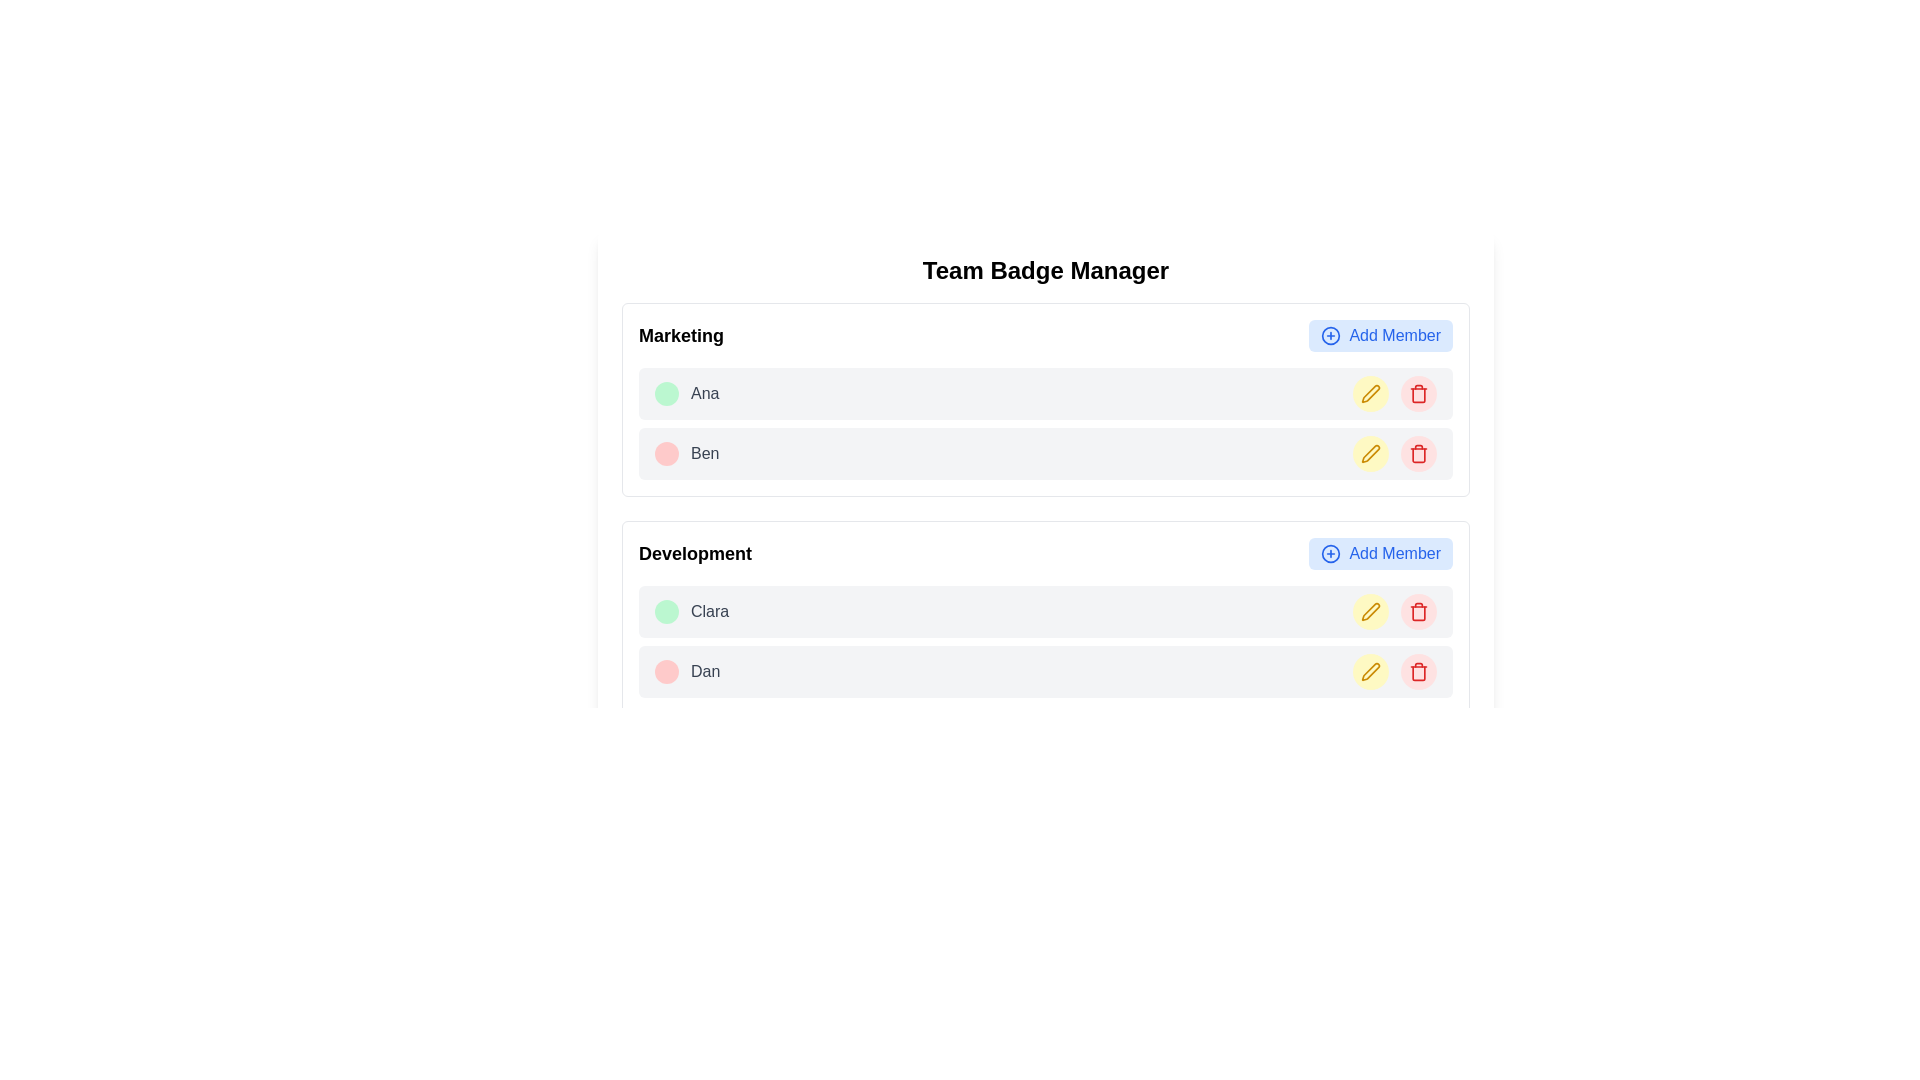 This screenshot has height=1080, width=1920. What do you see at coordinates (1370, 671) in the screenshot?
I see `the circular yellow button with a pen icon located next to the member 'Dan' in the 'Development' team section` at bounding box center [1370, 671].